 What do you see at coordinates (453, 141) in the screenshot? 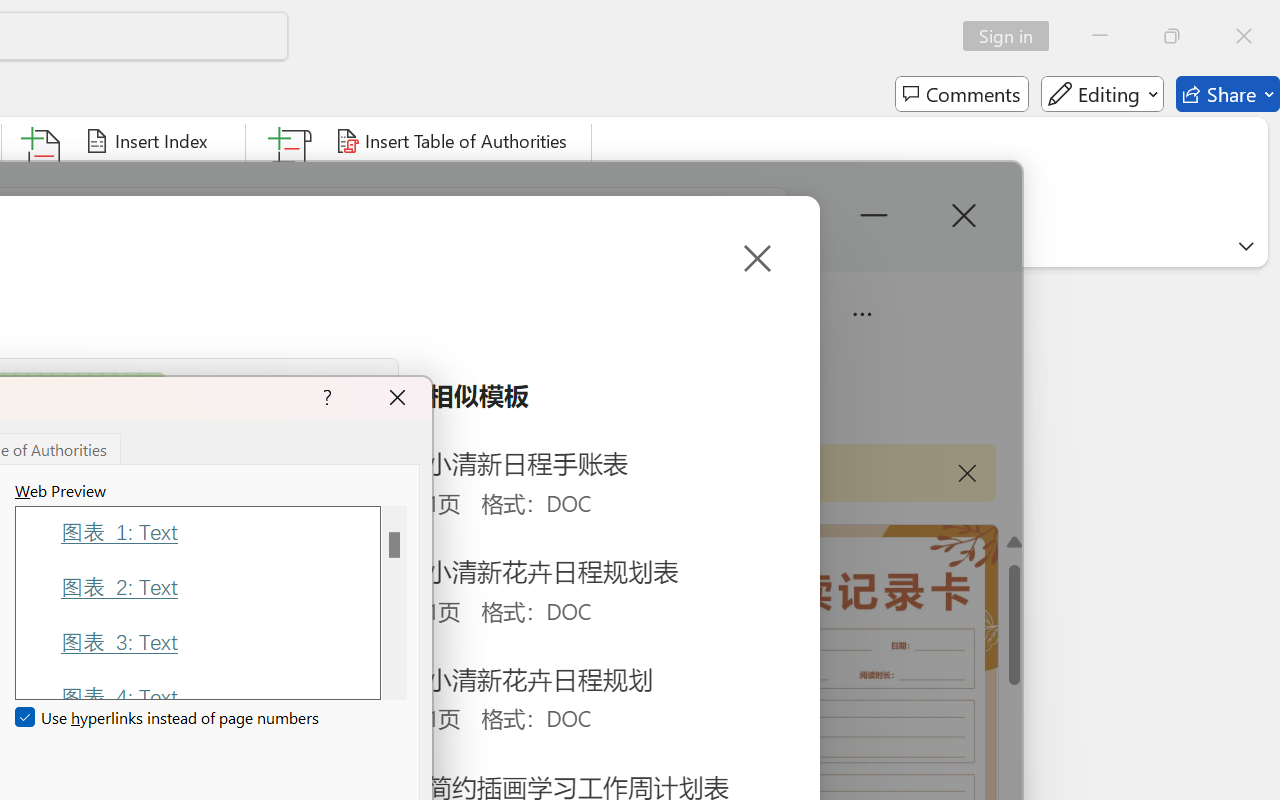
I see `'Insert Table of Authorities...'` at bounding box center [453, 141].